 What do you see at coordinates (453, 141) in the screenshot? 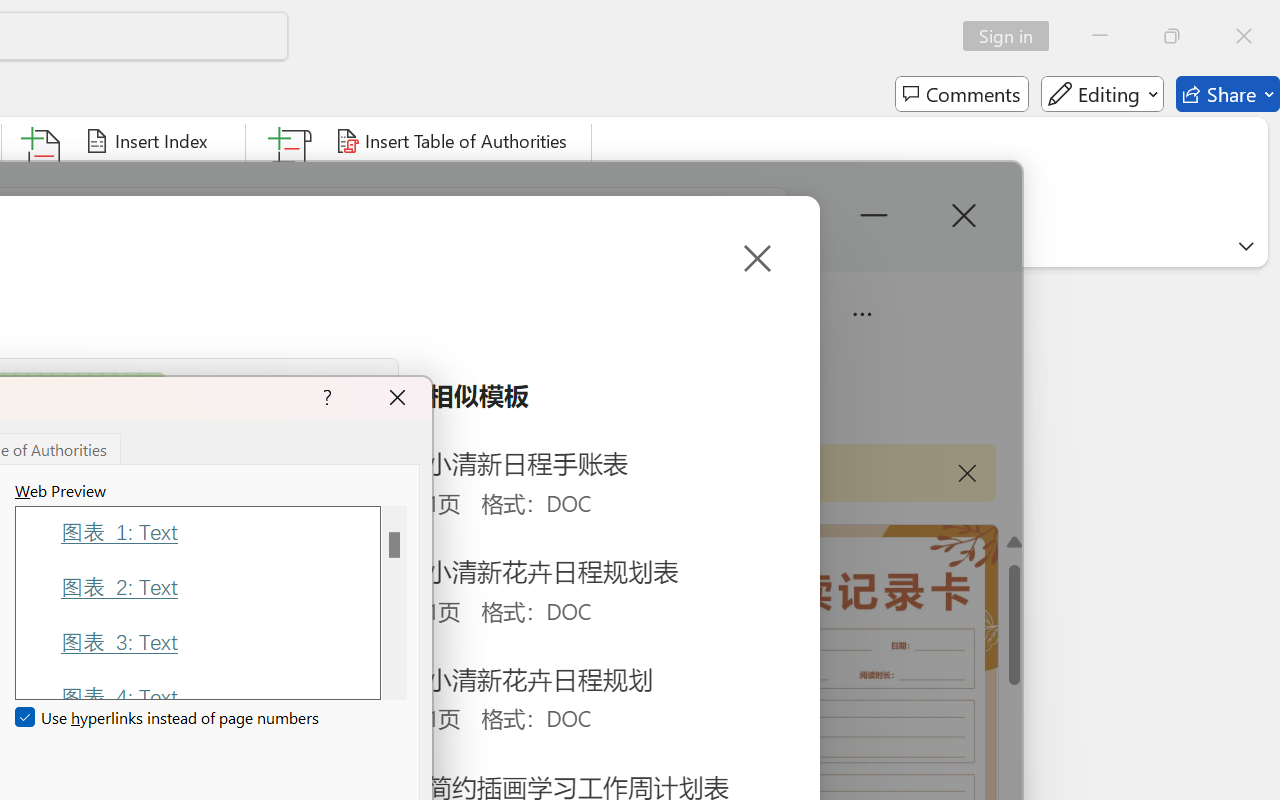
I see `'Insert Table of Authorities...'` at bounding box center [453, 141].